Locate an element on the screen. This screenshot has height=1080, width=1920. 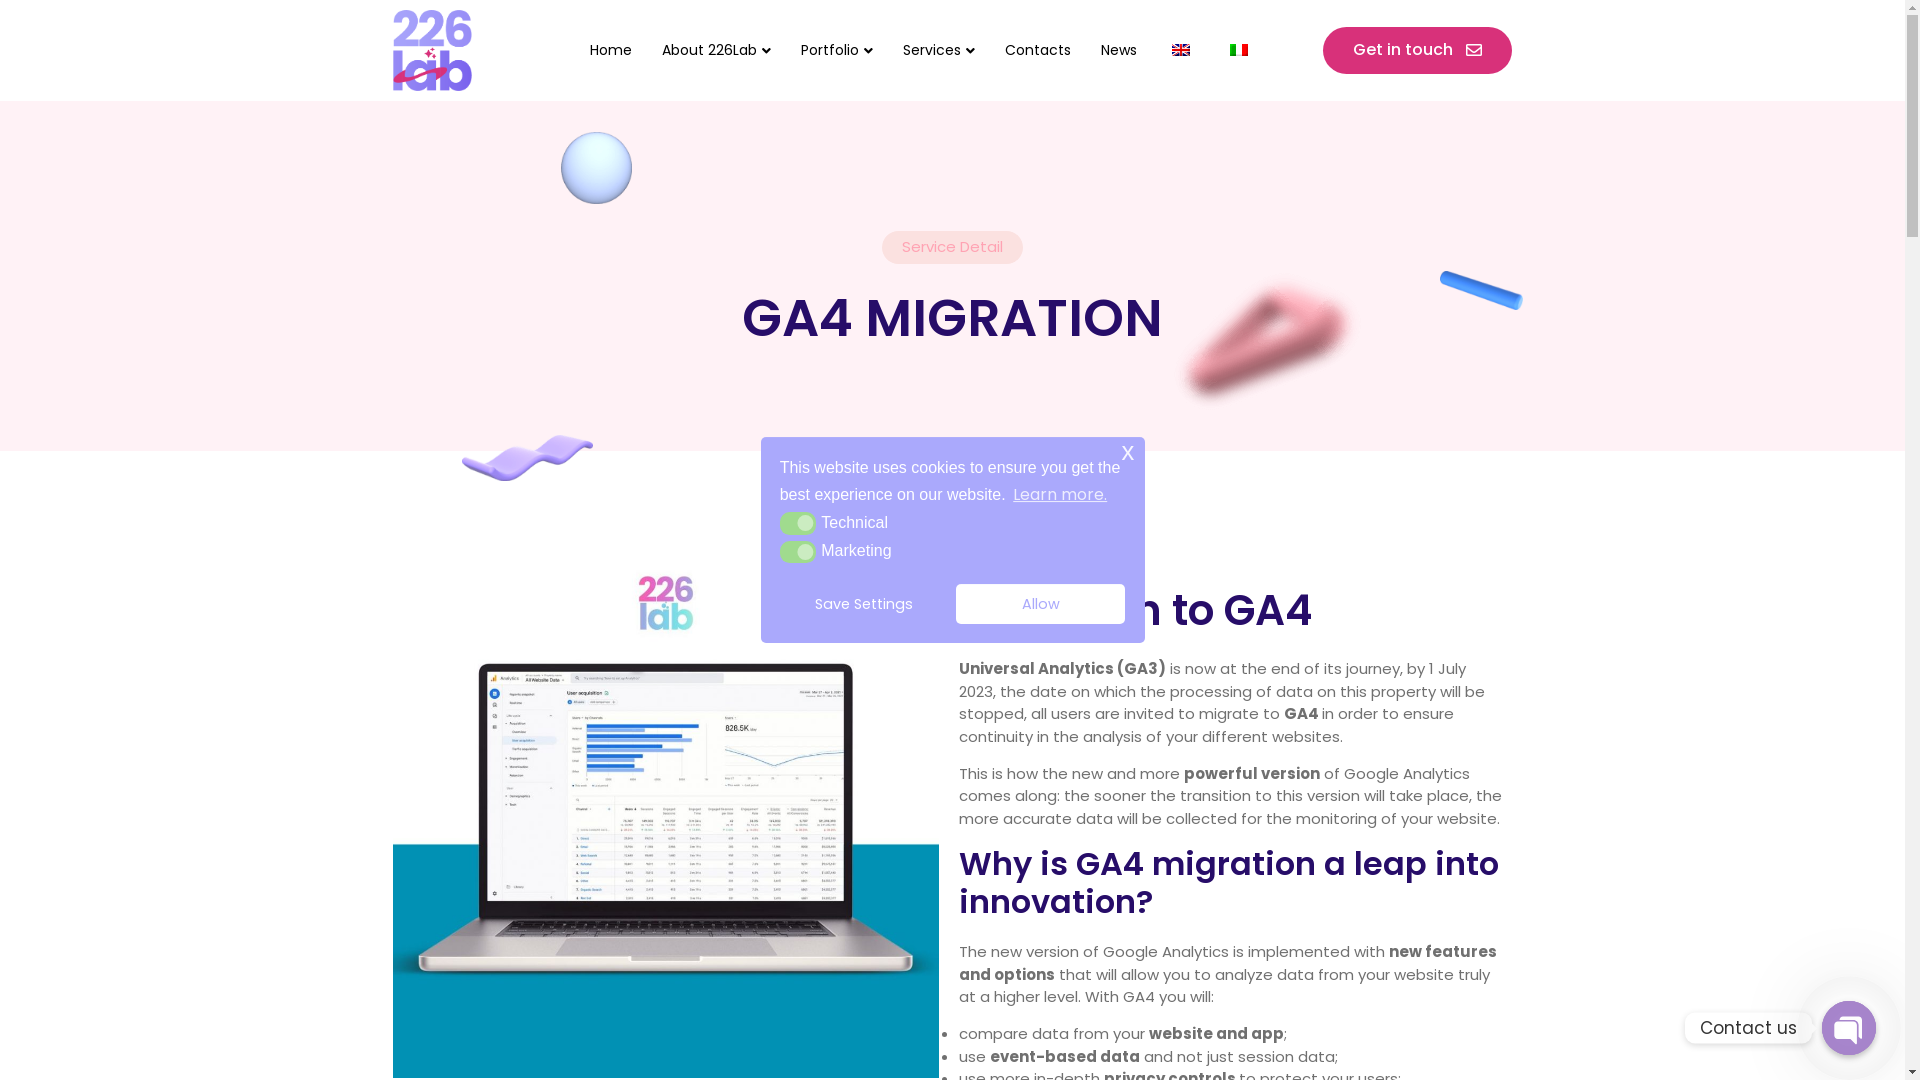
'Get in touch' is located at coordinates (1323, 49).